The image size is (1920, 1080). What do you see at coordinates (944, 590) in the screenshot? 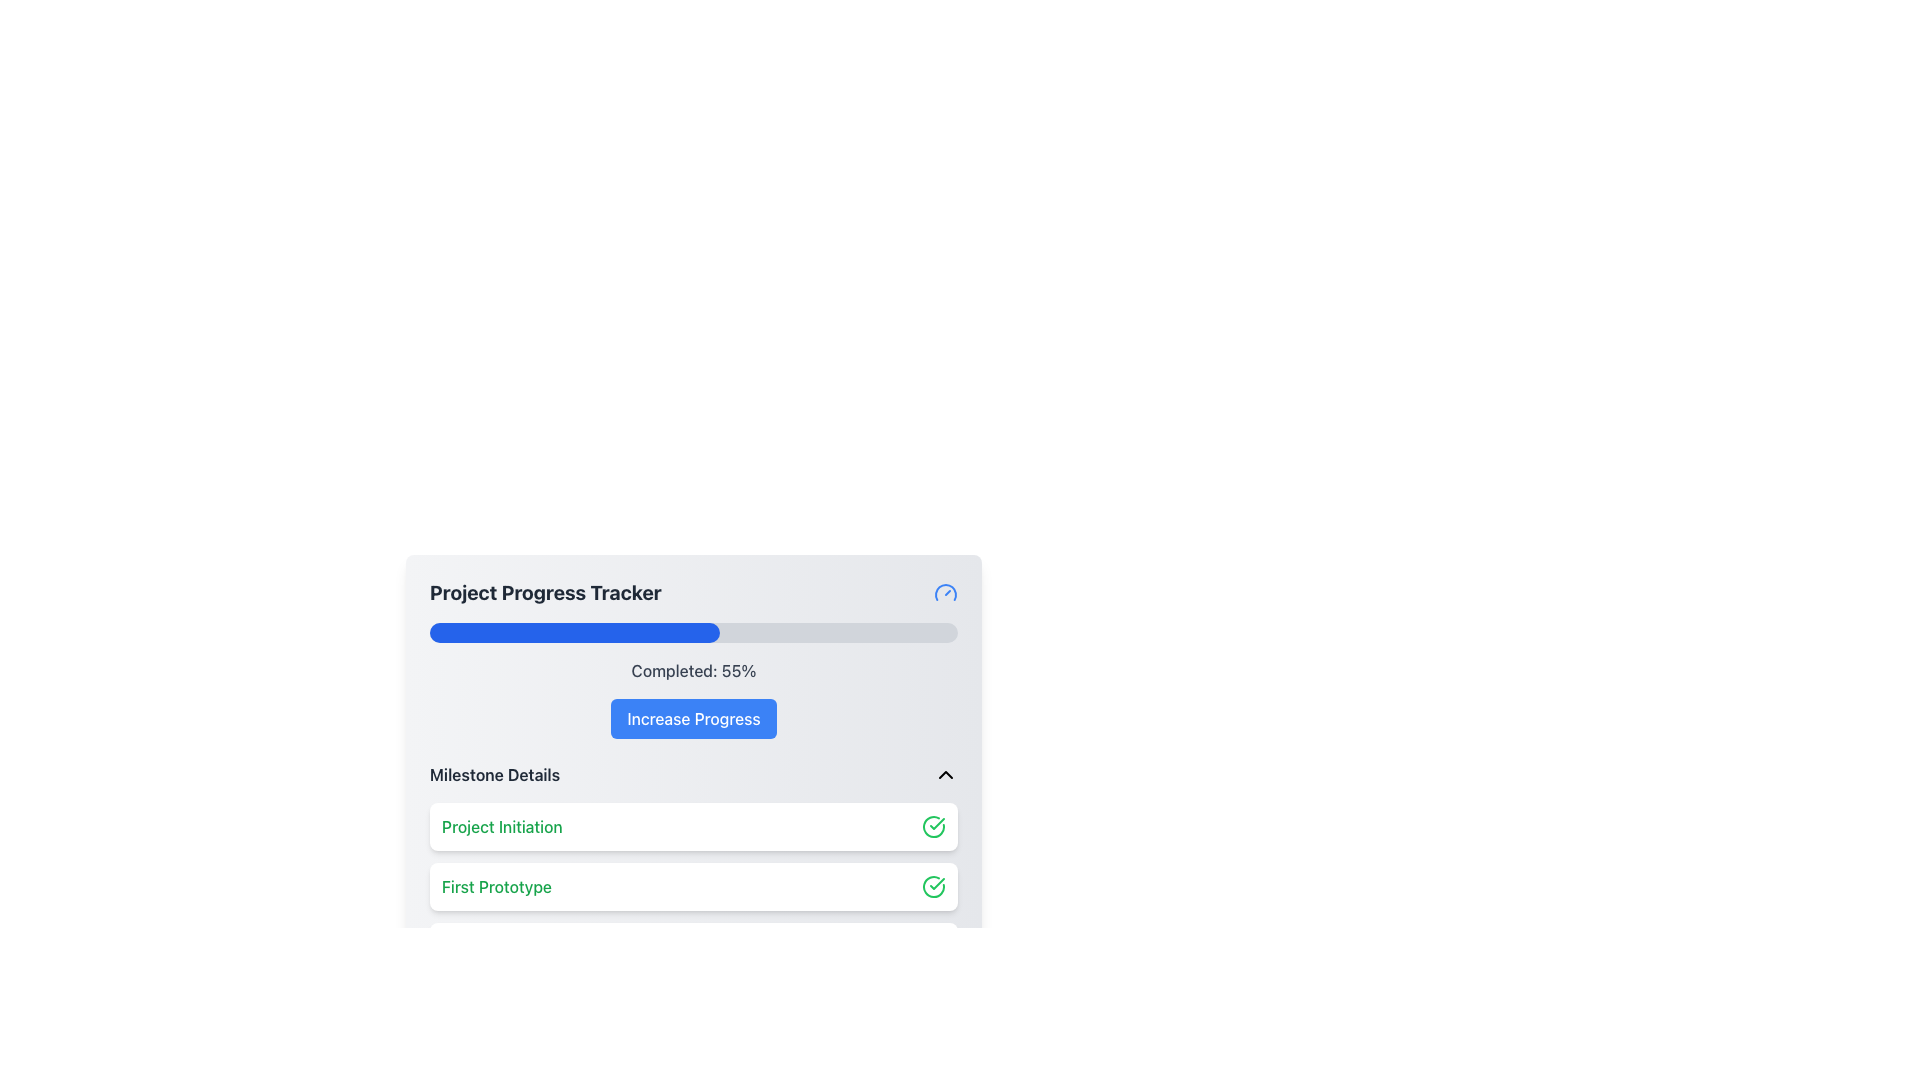
I see `the blue circular arc element of the SVG gauge indicator located at the top-right of the progress tracker interface` at bounding box center [944, 590].